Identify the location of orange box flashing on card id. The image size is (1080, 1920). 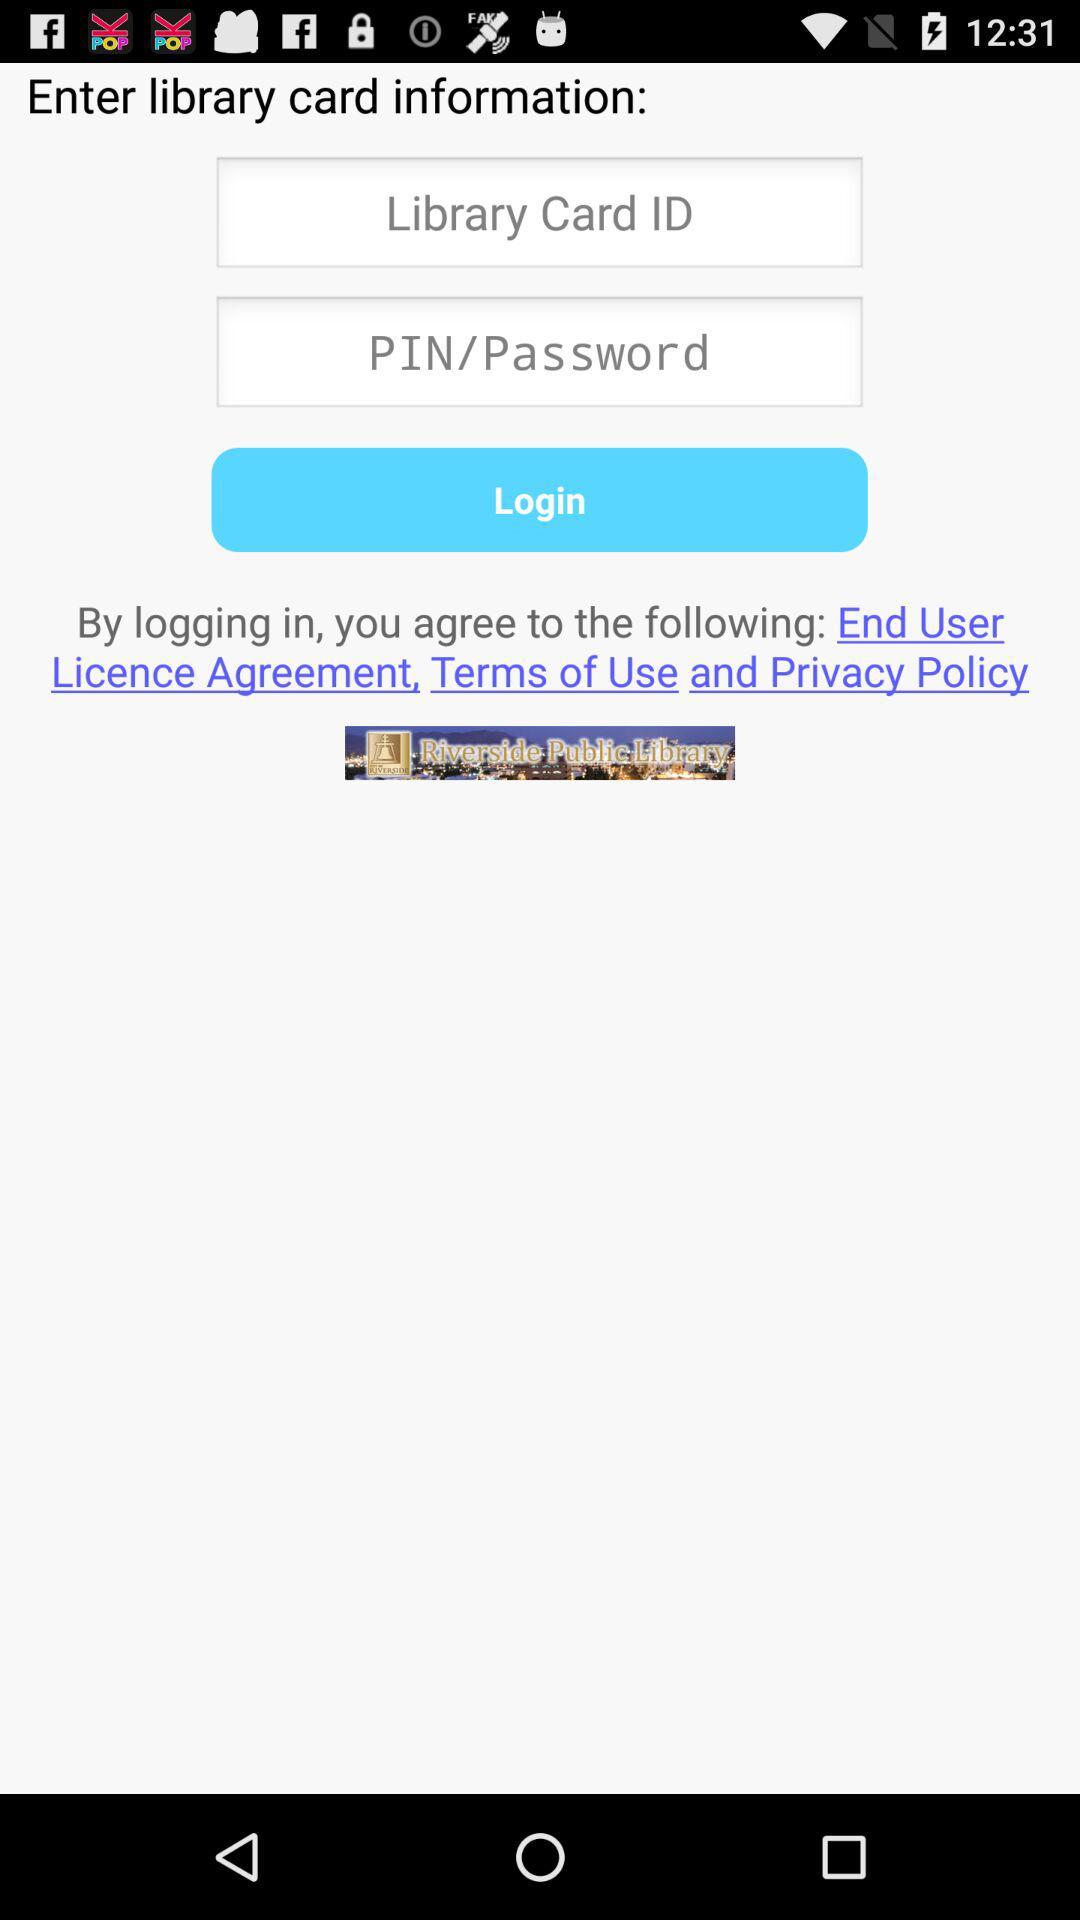
(538, 218).